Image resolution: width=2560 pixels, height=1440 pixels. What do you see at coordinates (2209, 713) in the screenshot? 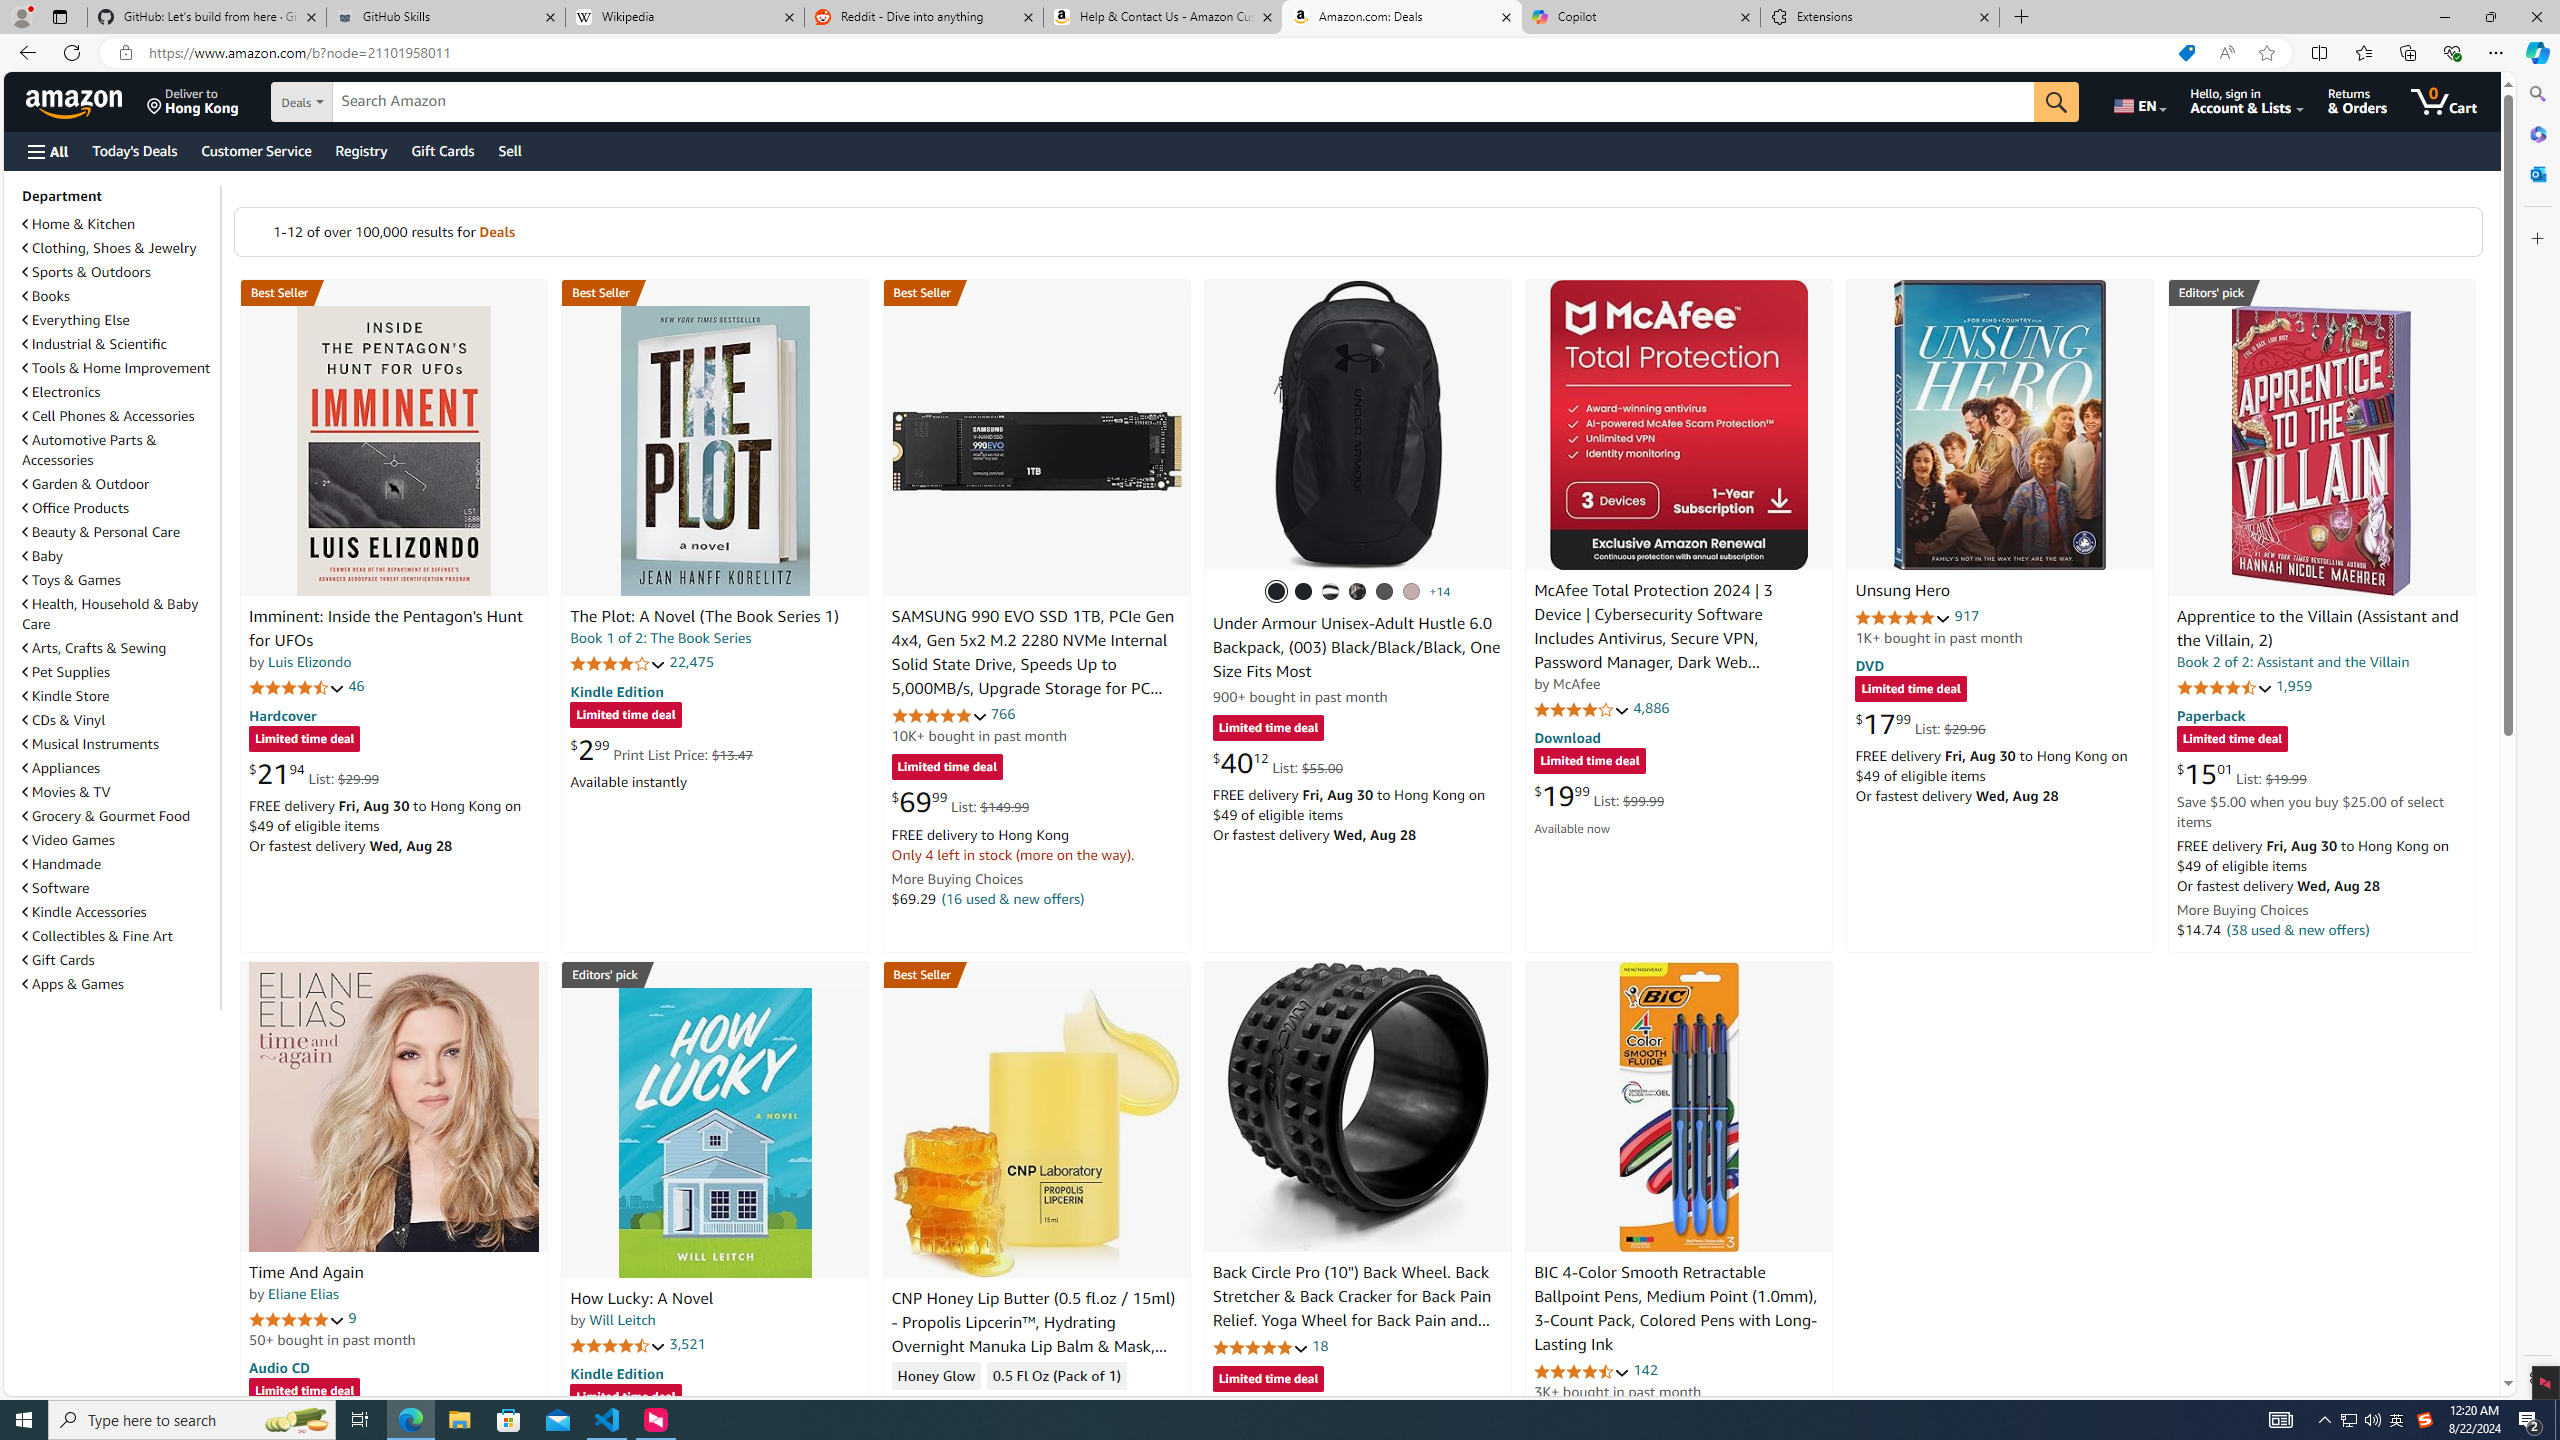
I see `'Paperback'` at bounding box center [2209, 713].